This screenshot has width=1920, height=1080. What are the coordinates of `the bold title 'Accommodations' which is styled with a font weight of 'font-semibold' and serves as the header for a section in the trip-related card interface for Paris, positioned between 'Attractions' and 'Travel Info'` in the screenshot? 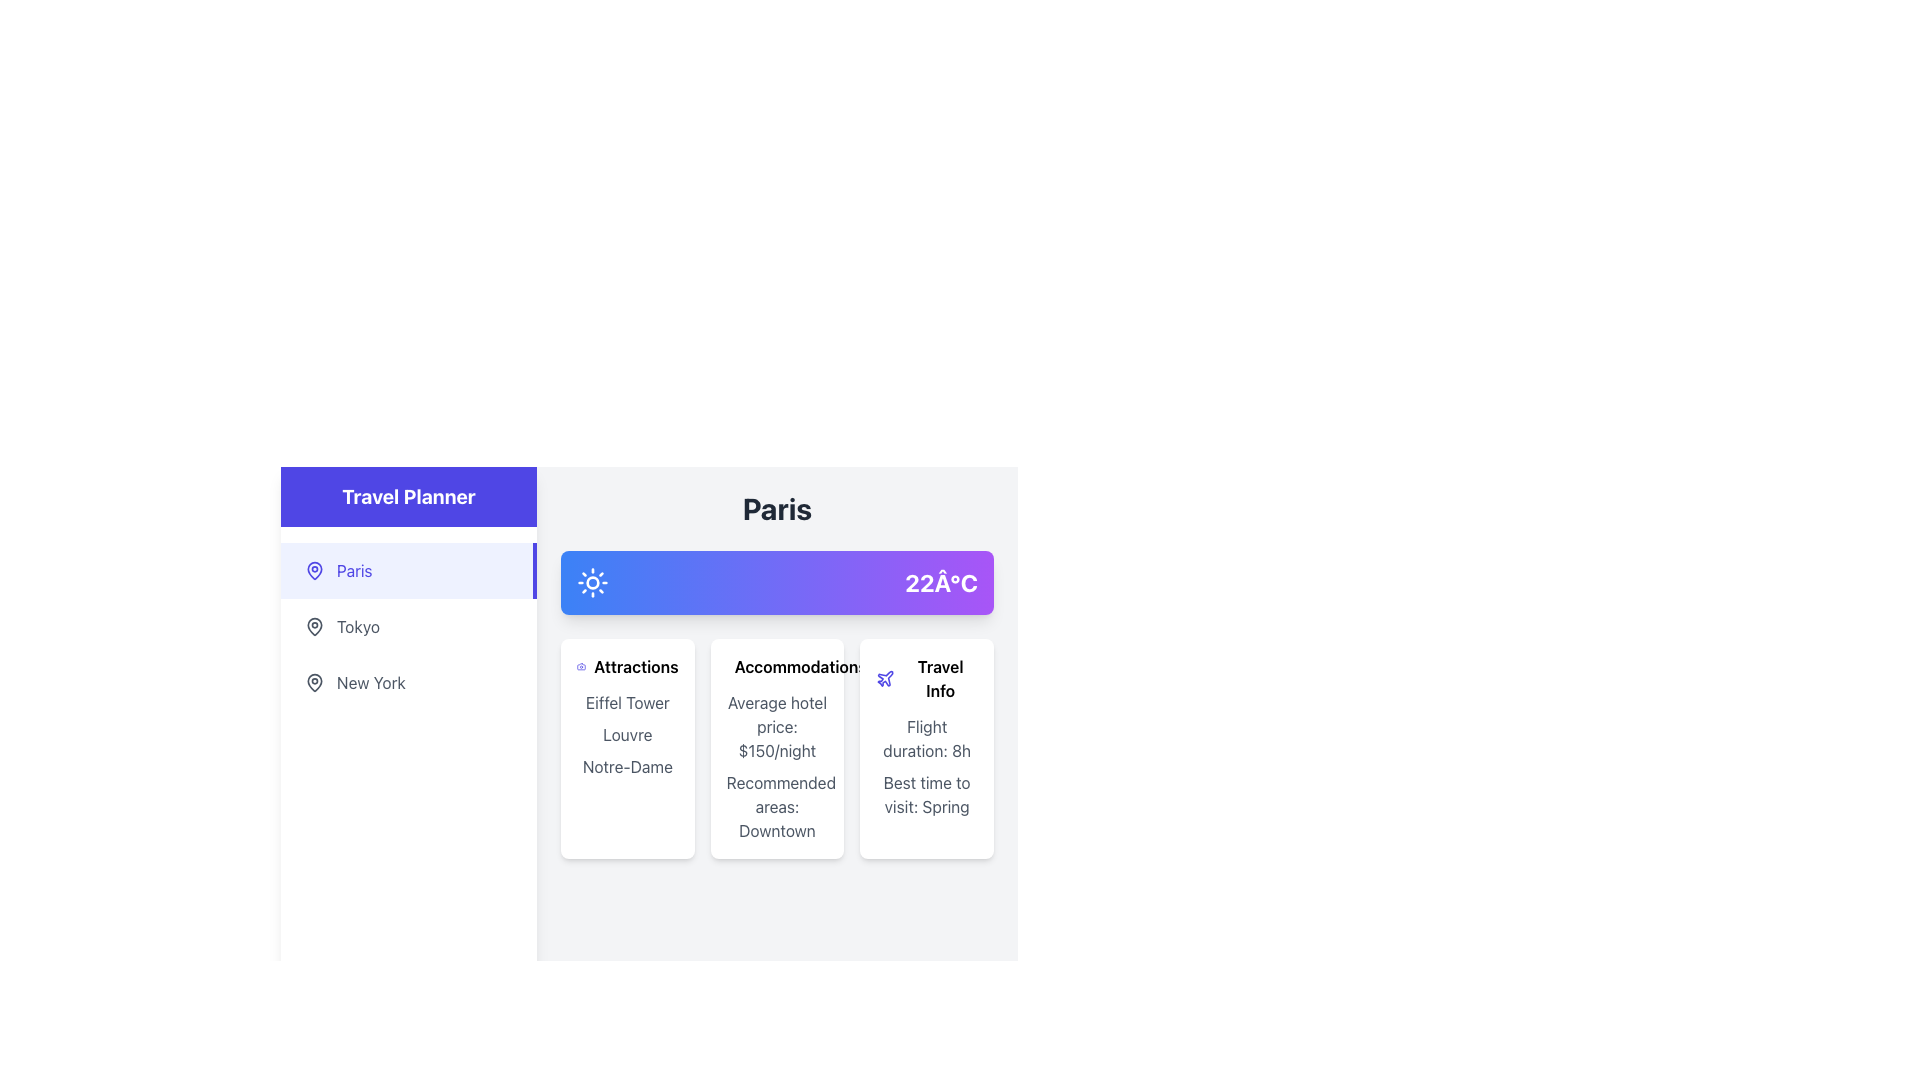 It's located at (800, 667).